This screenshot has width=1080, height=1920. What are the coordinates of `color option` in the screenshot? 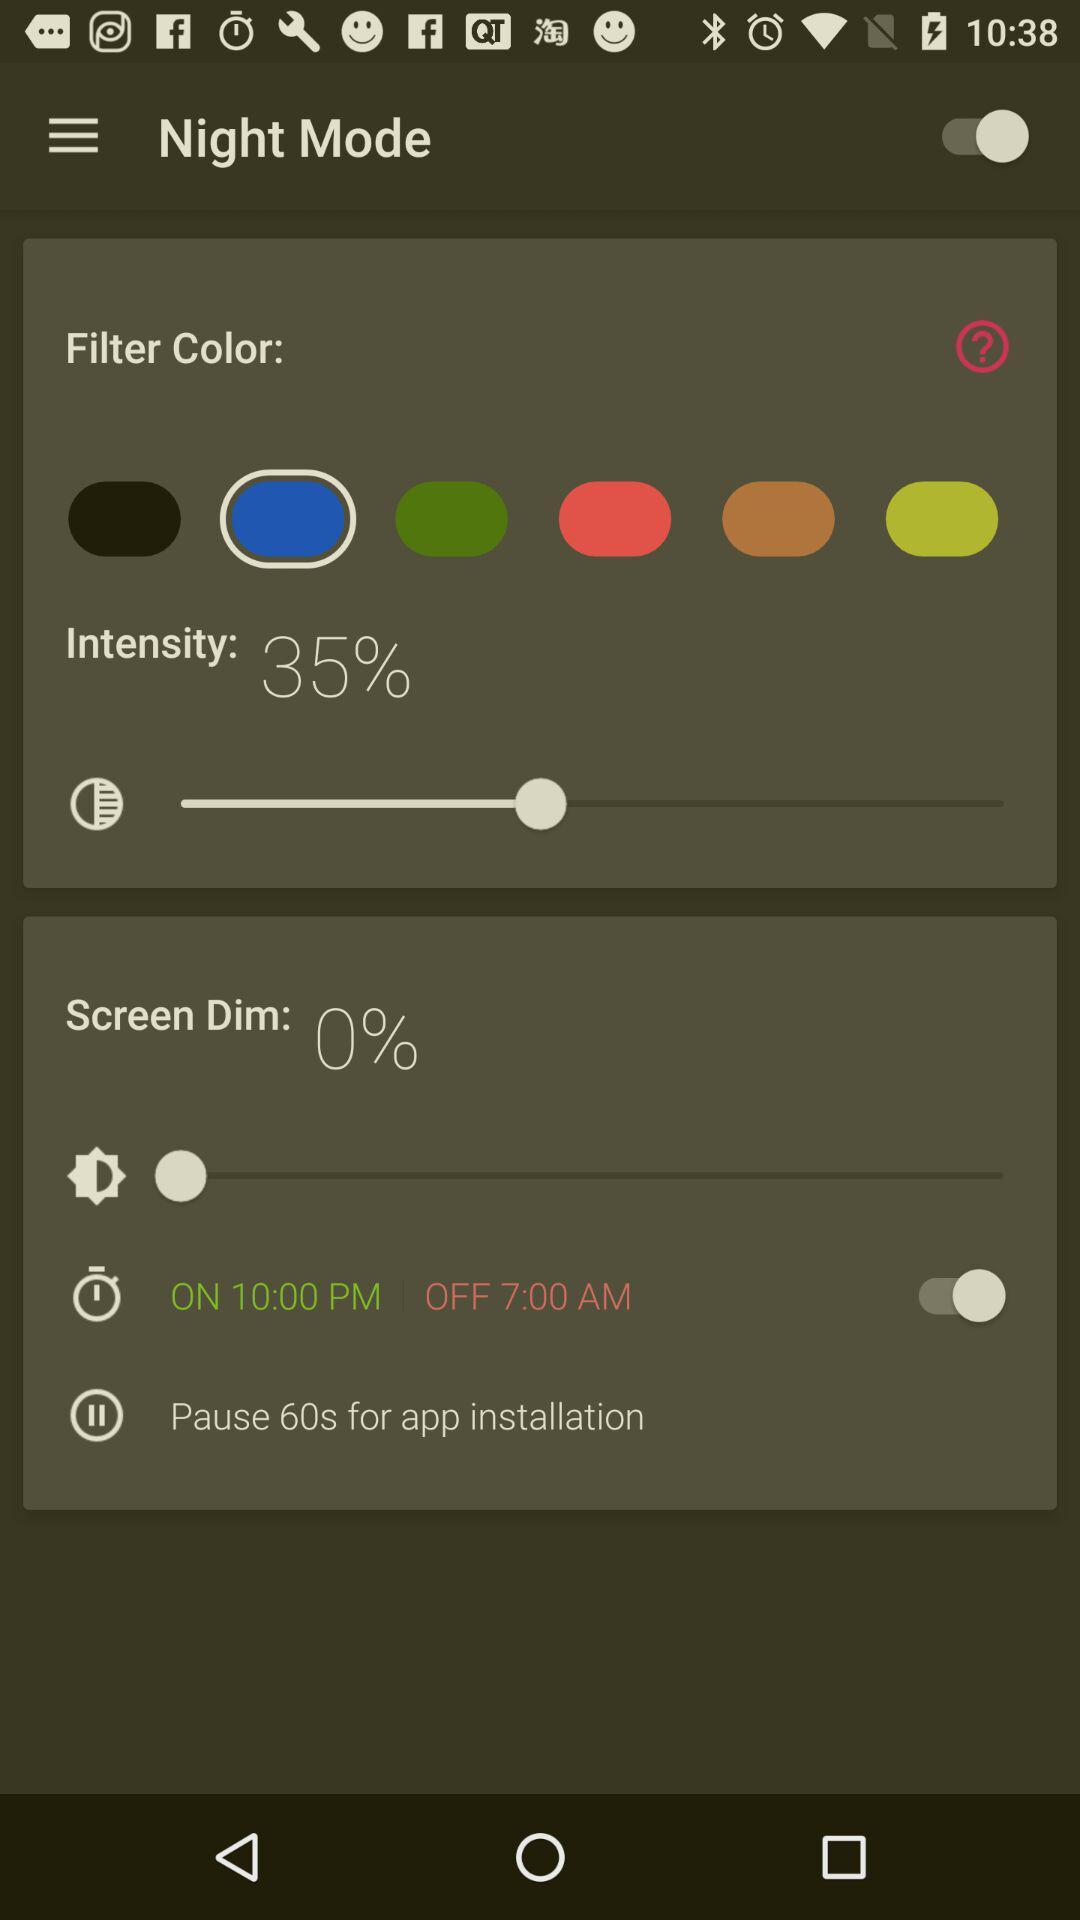 It's located at (981, 346).